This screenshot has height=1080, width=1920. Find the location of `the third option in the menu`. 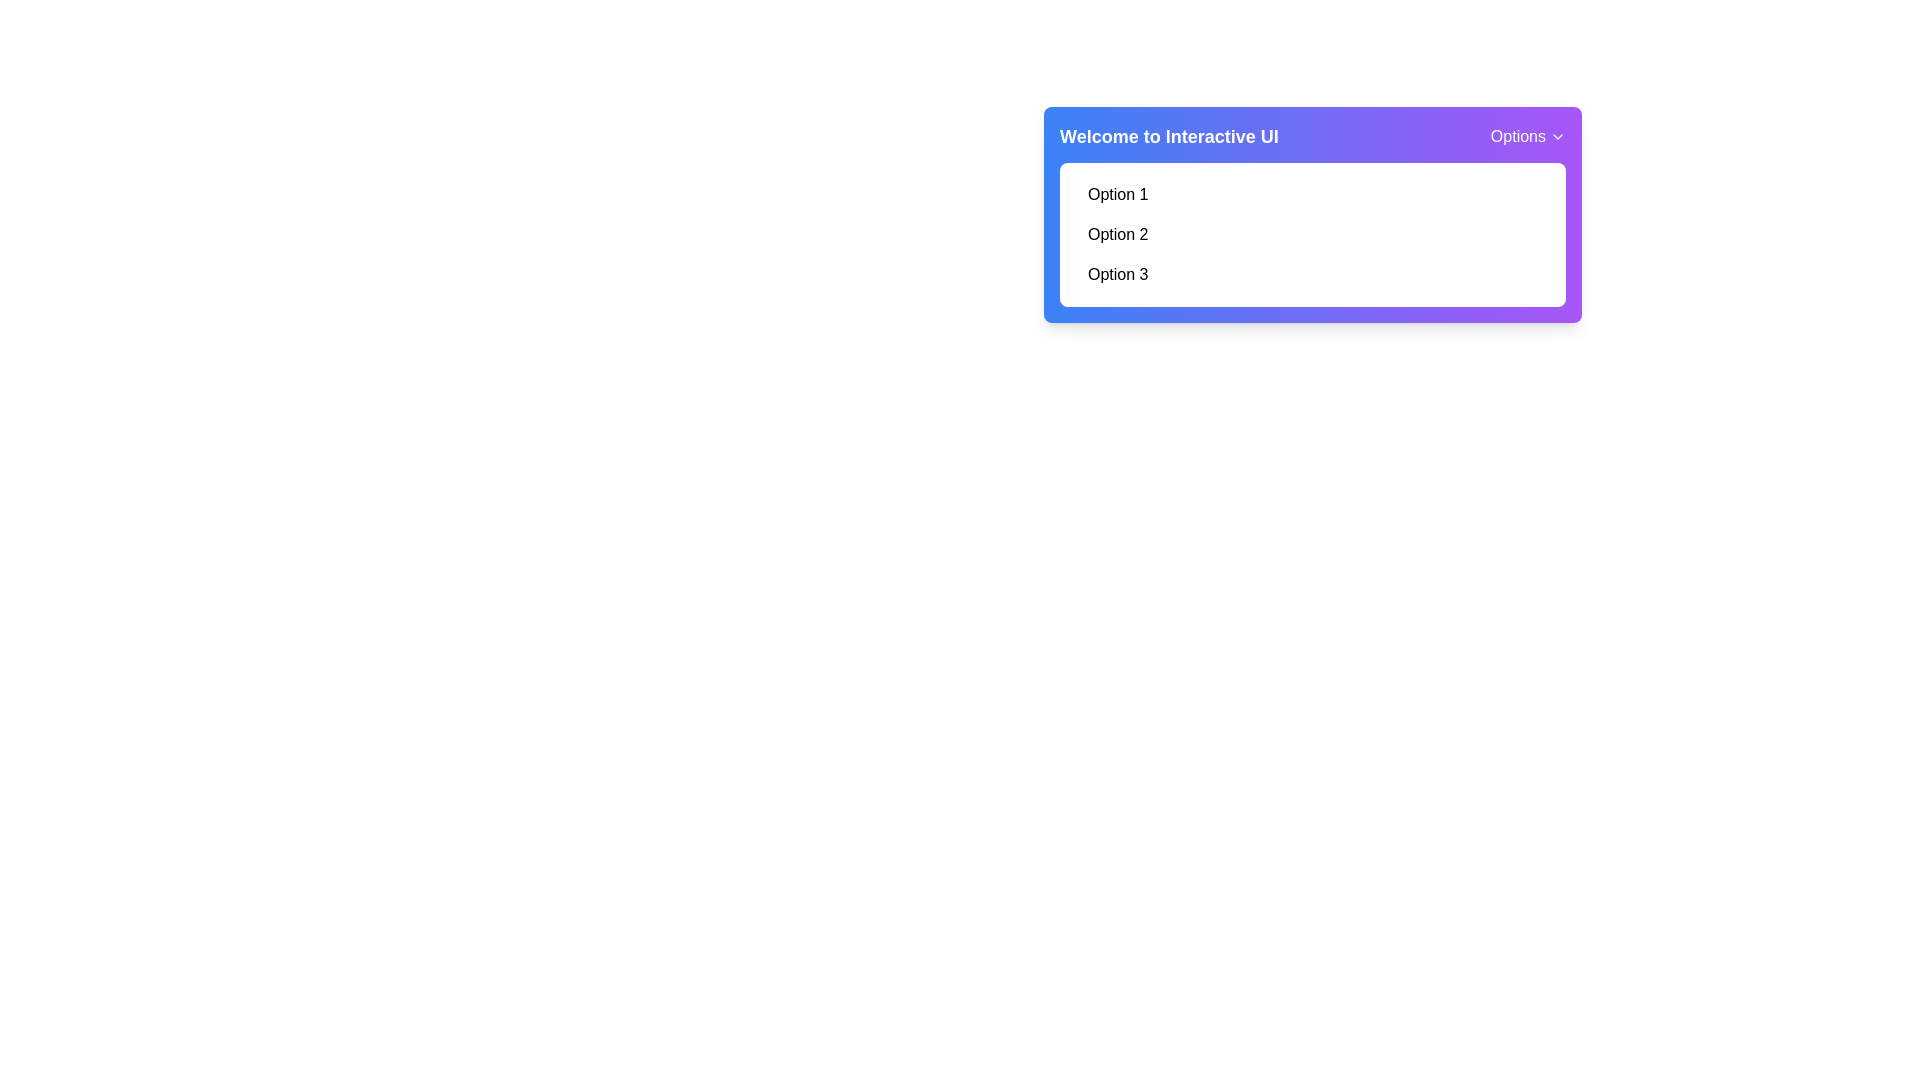

the third option in the menu is located at coordinates (1313, 274).